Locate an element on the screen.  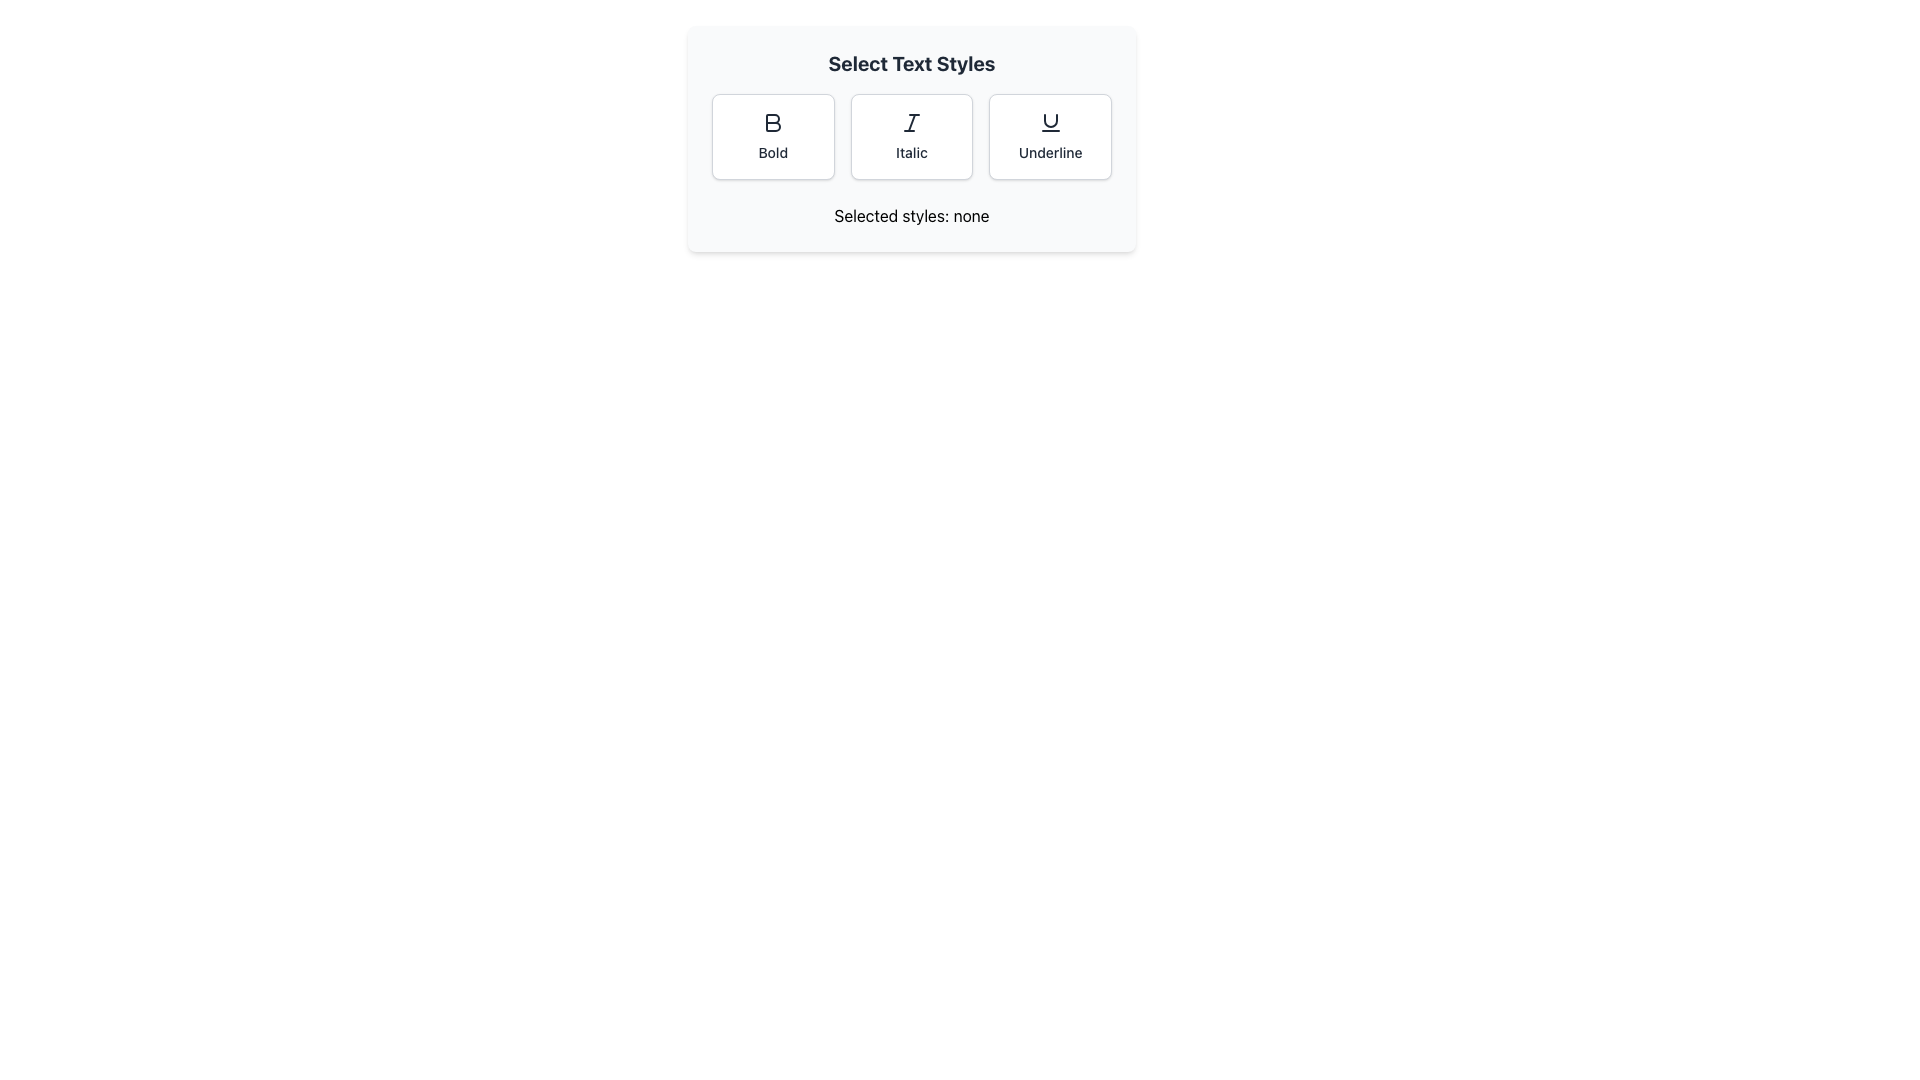
the 'Bold' text style icon located within the 'Select Text Styles' interface is located at coordinates (772, 123).